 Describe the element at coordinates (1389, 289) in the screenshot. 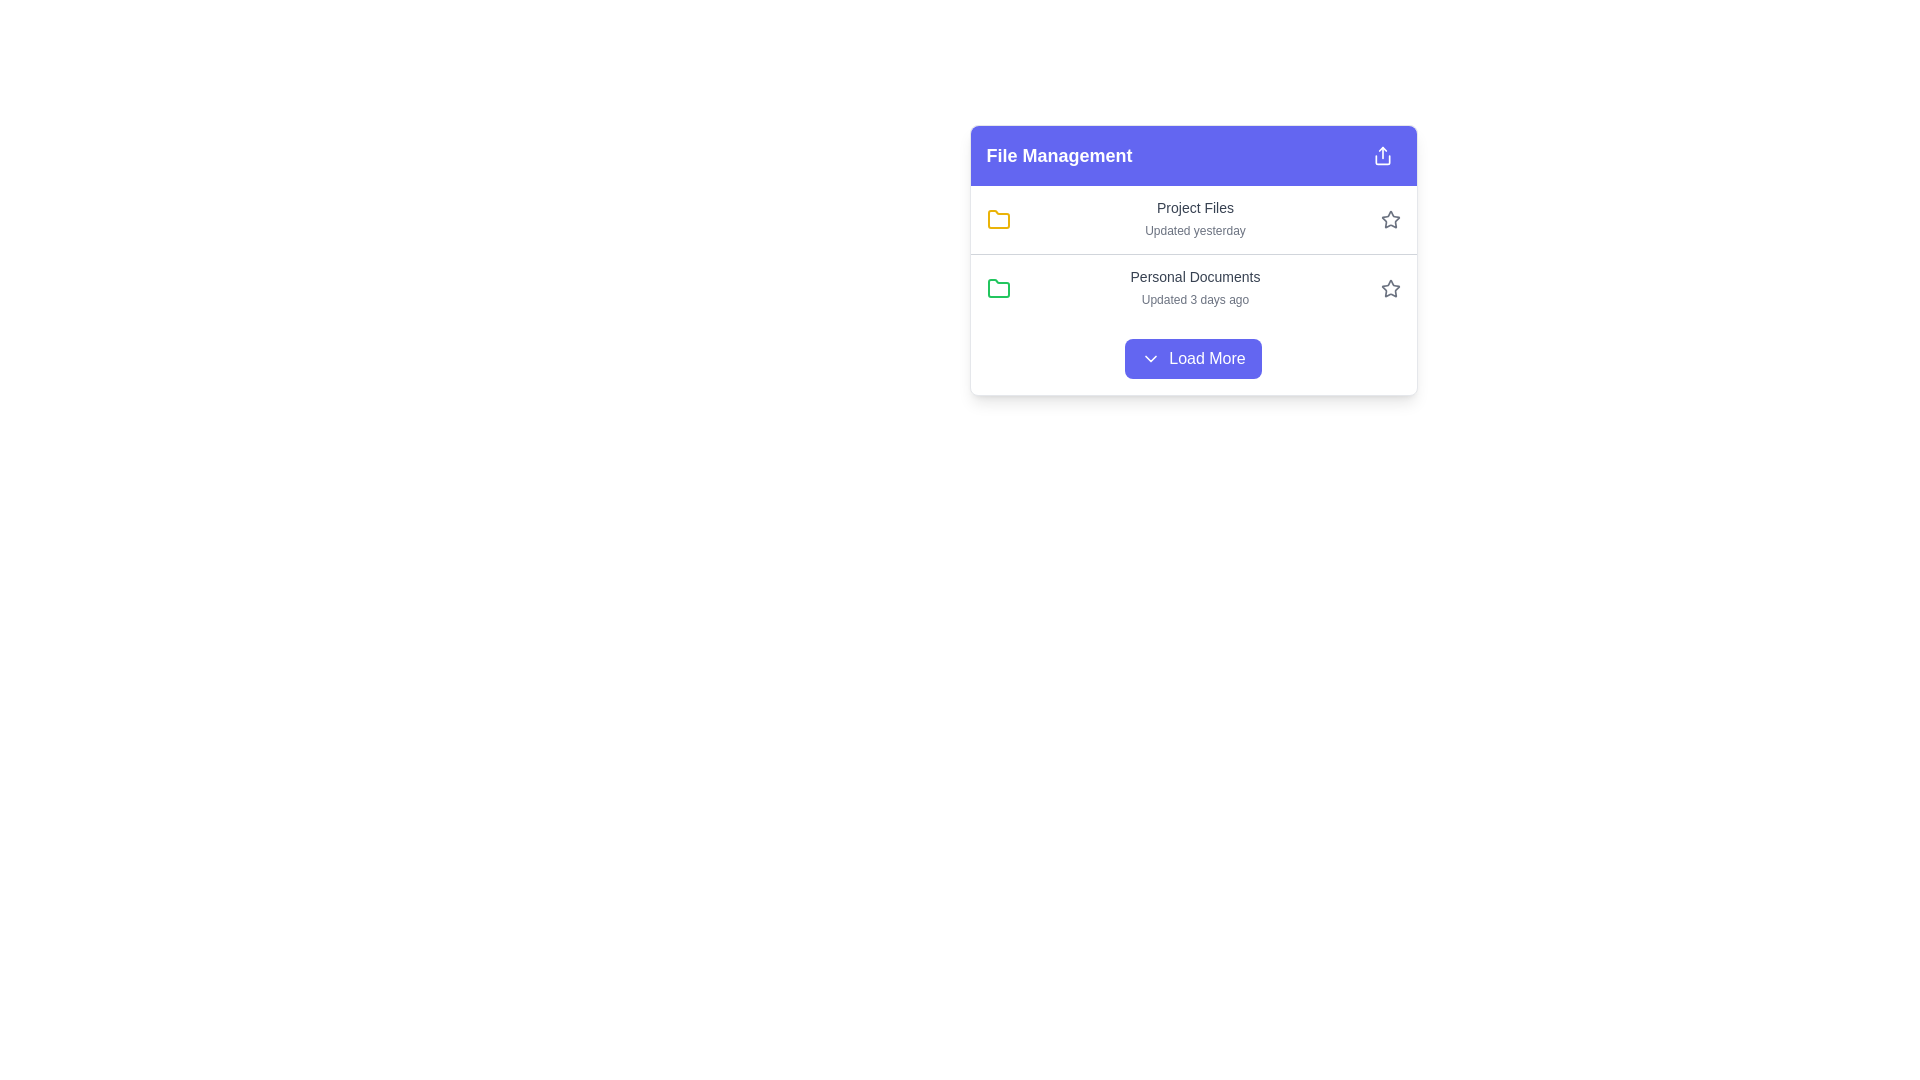

I see `the star-shaped icon button located in the right-side area of the 'Personal Documents' row in the 'File Management' section` at that location.